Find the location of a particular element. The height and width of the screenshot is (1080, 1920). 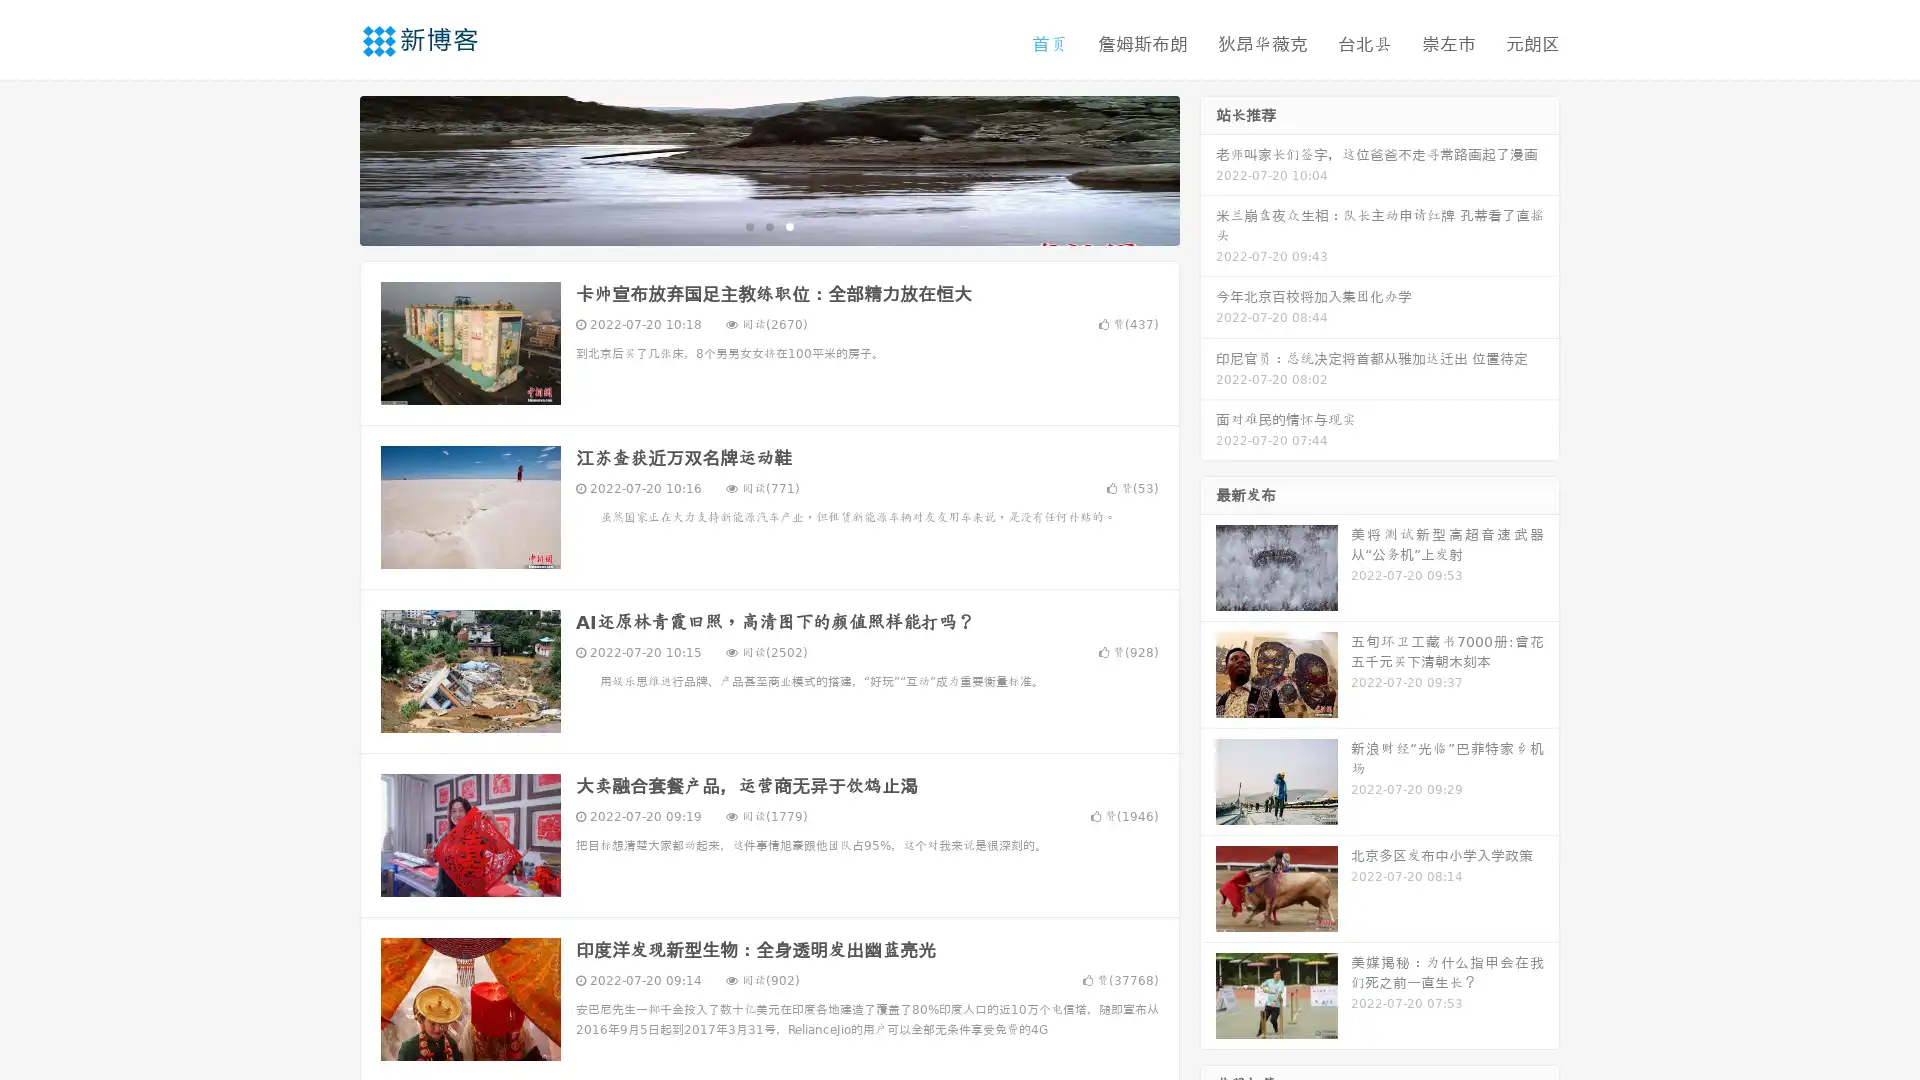

Previous slide is located at coordinates (330, 168).